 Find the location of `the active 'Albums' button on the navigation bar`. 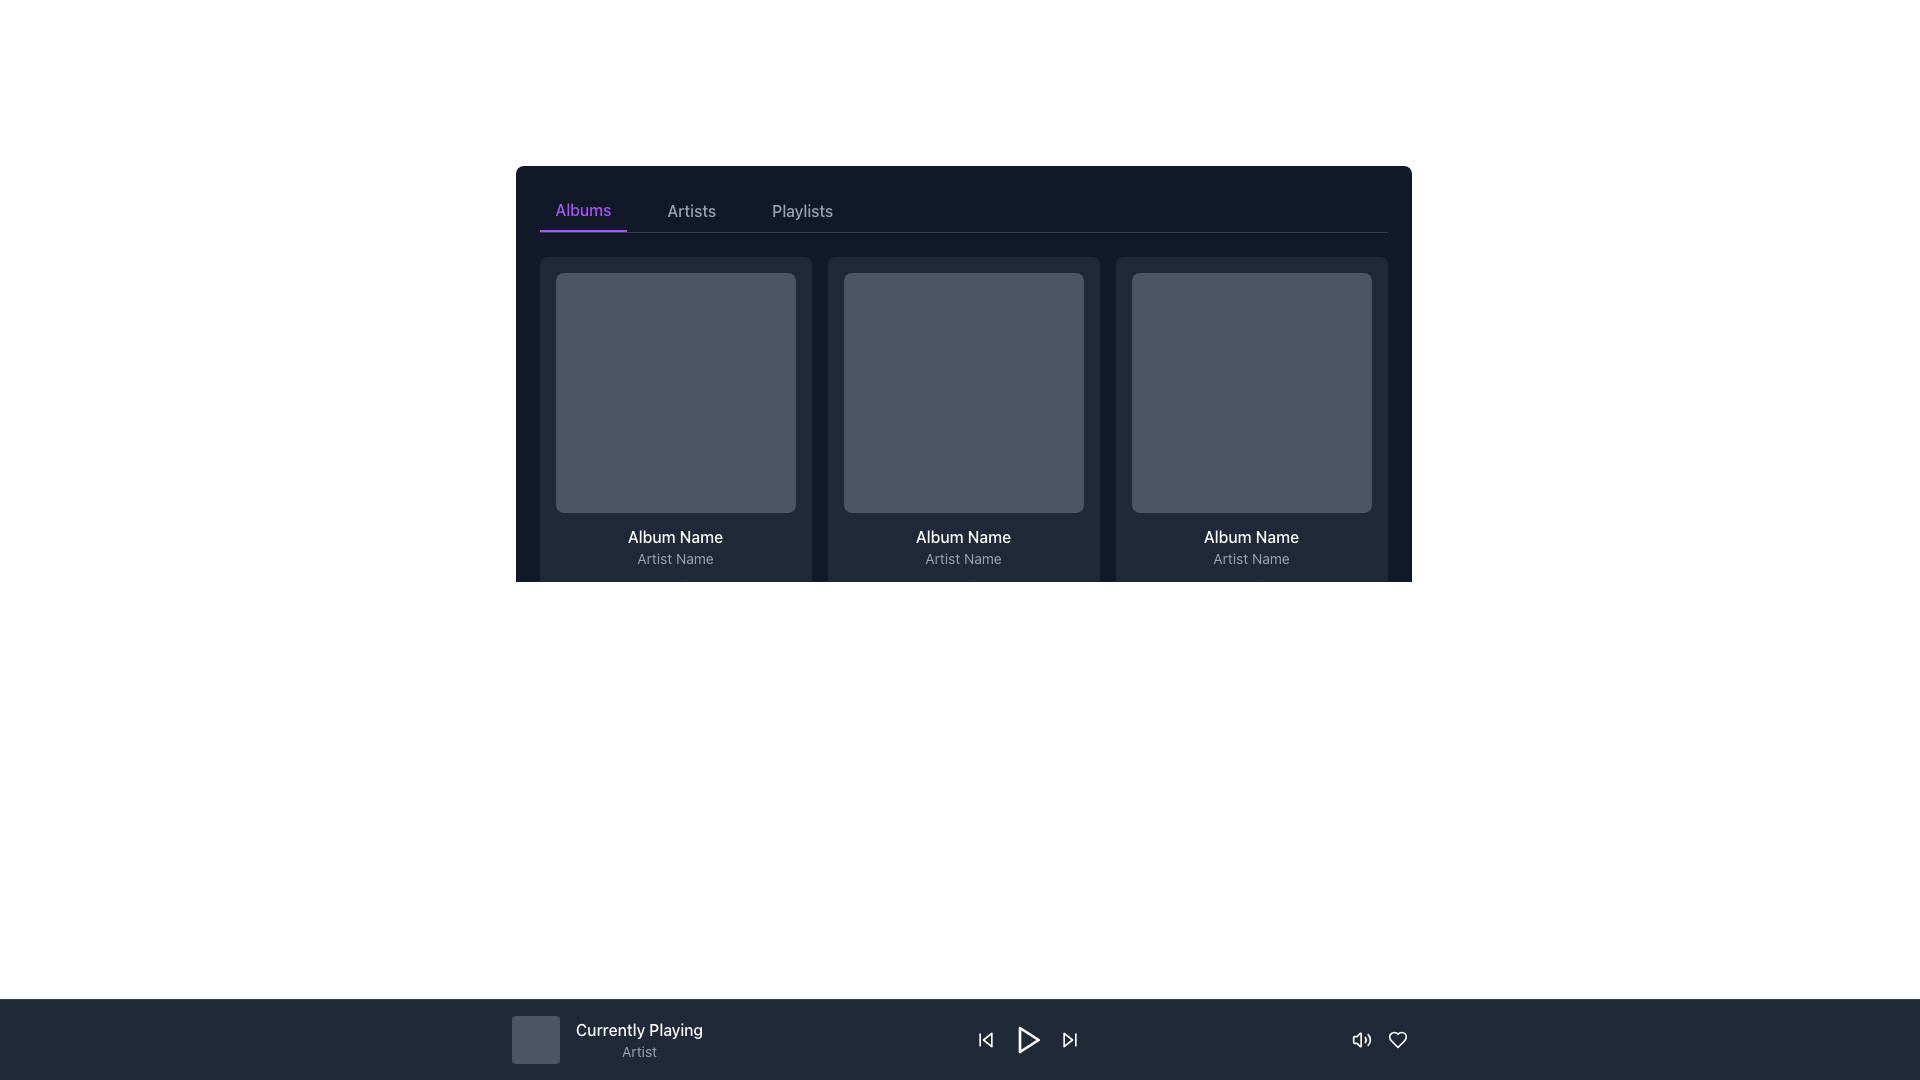

the active 'Albums' button on the navigation bar is located at coordinates (582, 211).